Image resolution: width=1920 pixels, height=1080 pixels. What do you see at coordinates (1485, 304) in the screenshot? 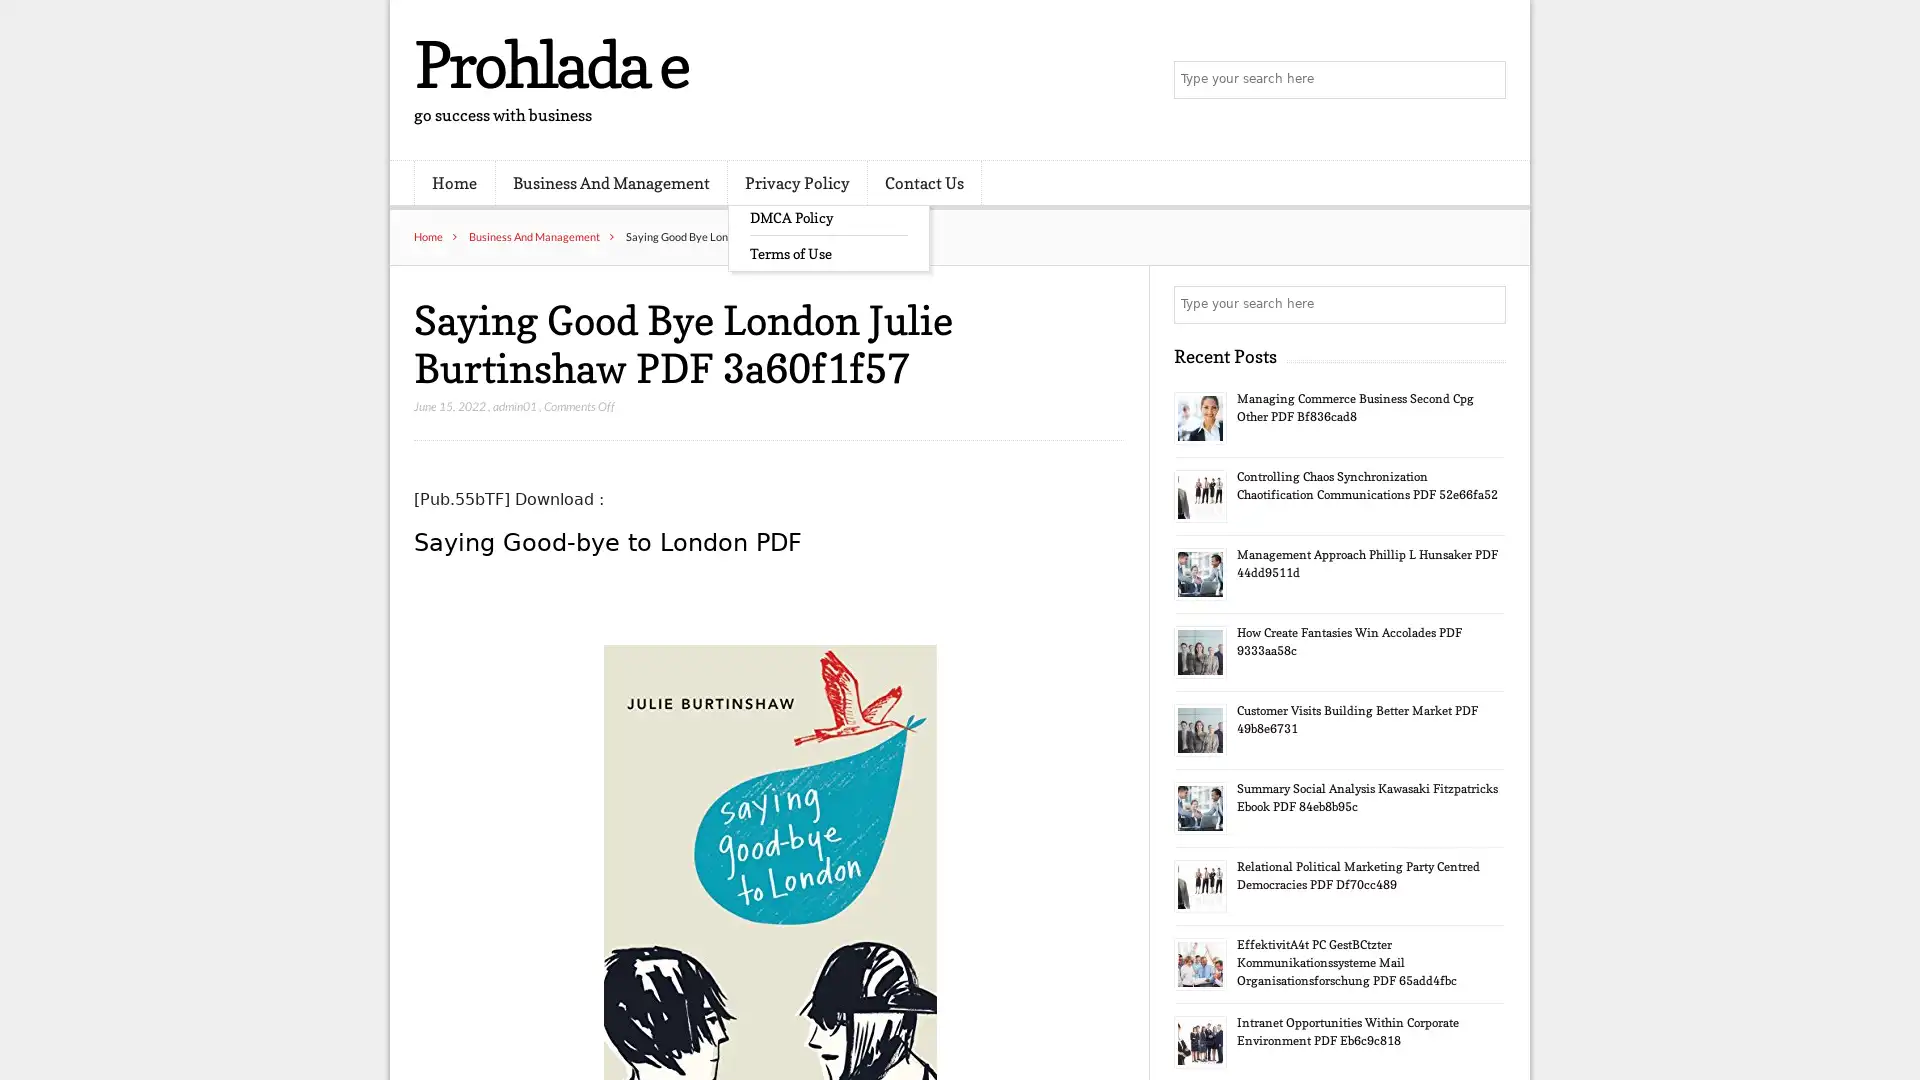
I see `Search` at bounding box center [1485, 304].